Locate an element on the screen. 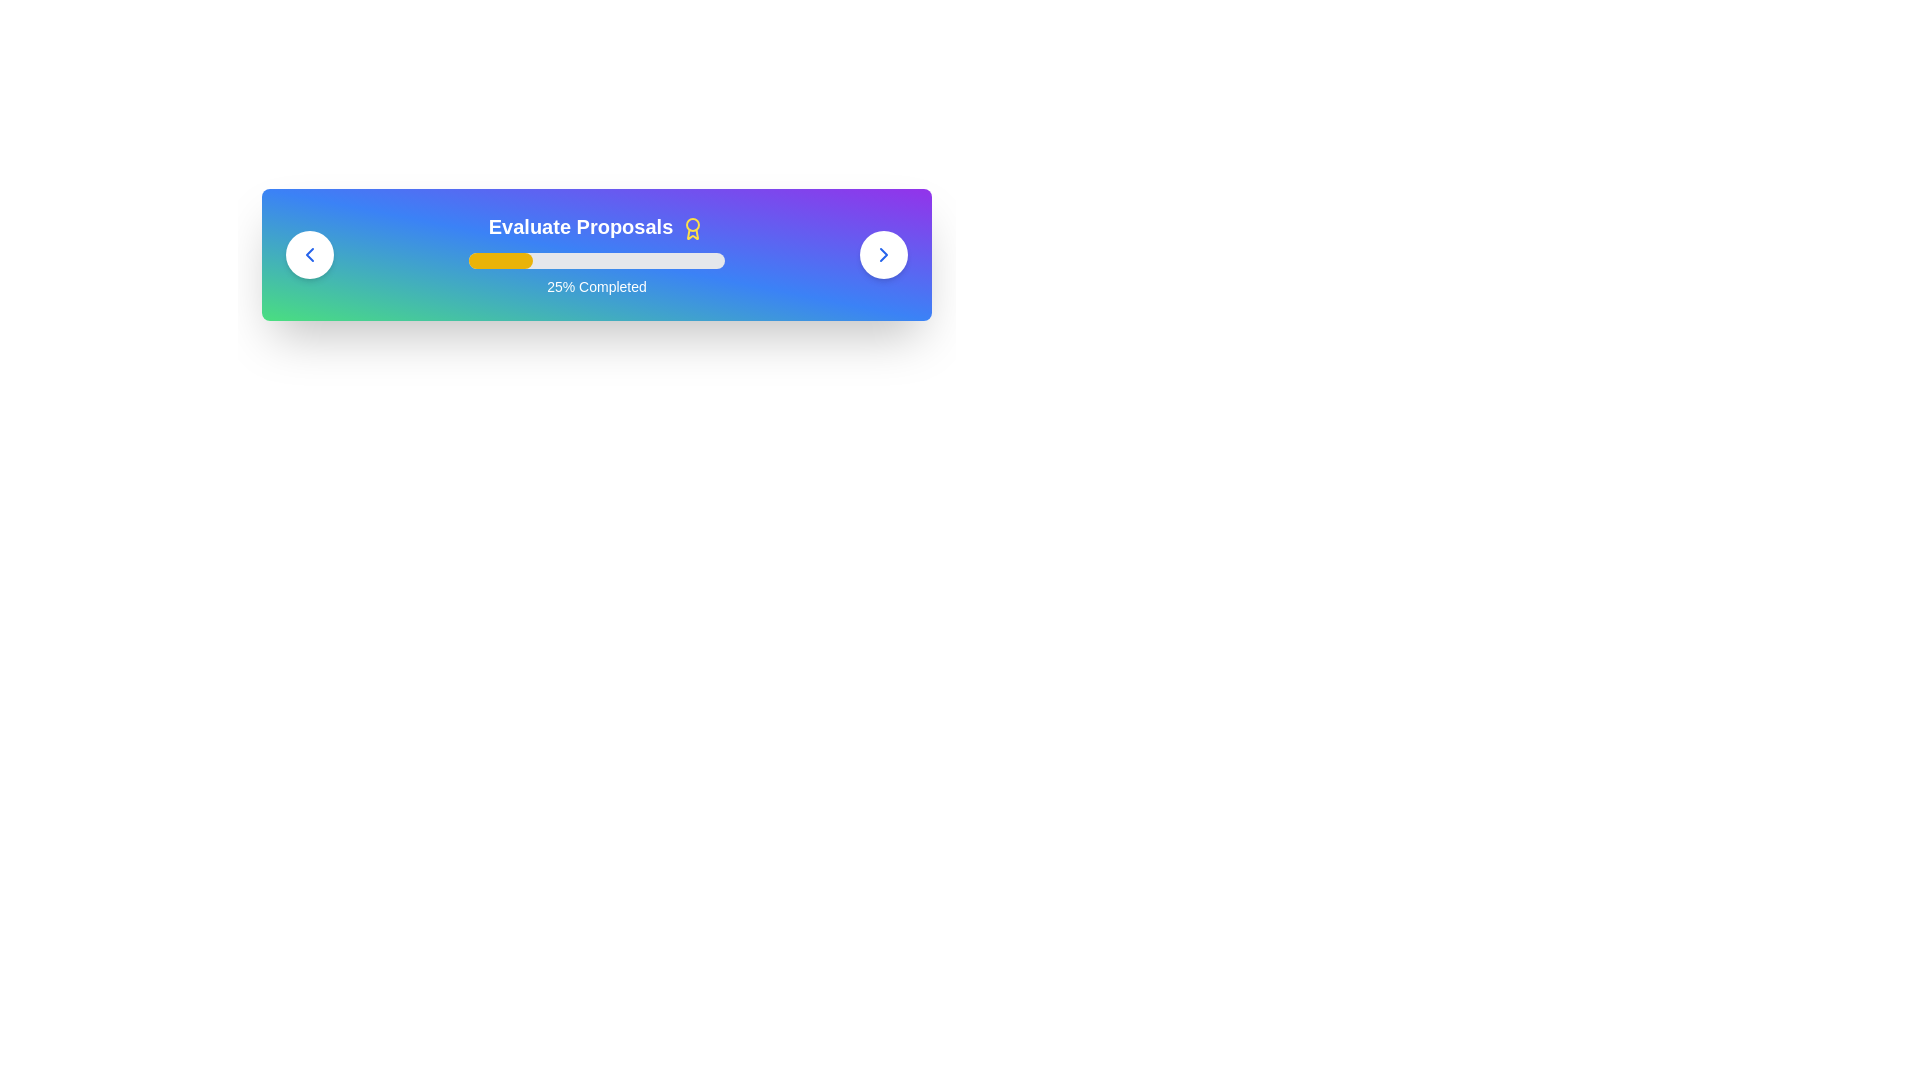  the leftward navigation SVG Icon, located within a circle is located at coordinates (309, 253).